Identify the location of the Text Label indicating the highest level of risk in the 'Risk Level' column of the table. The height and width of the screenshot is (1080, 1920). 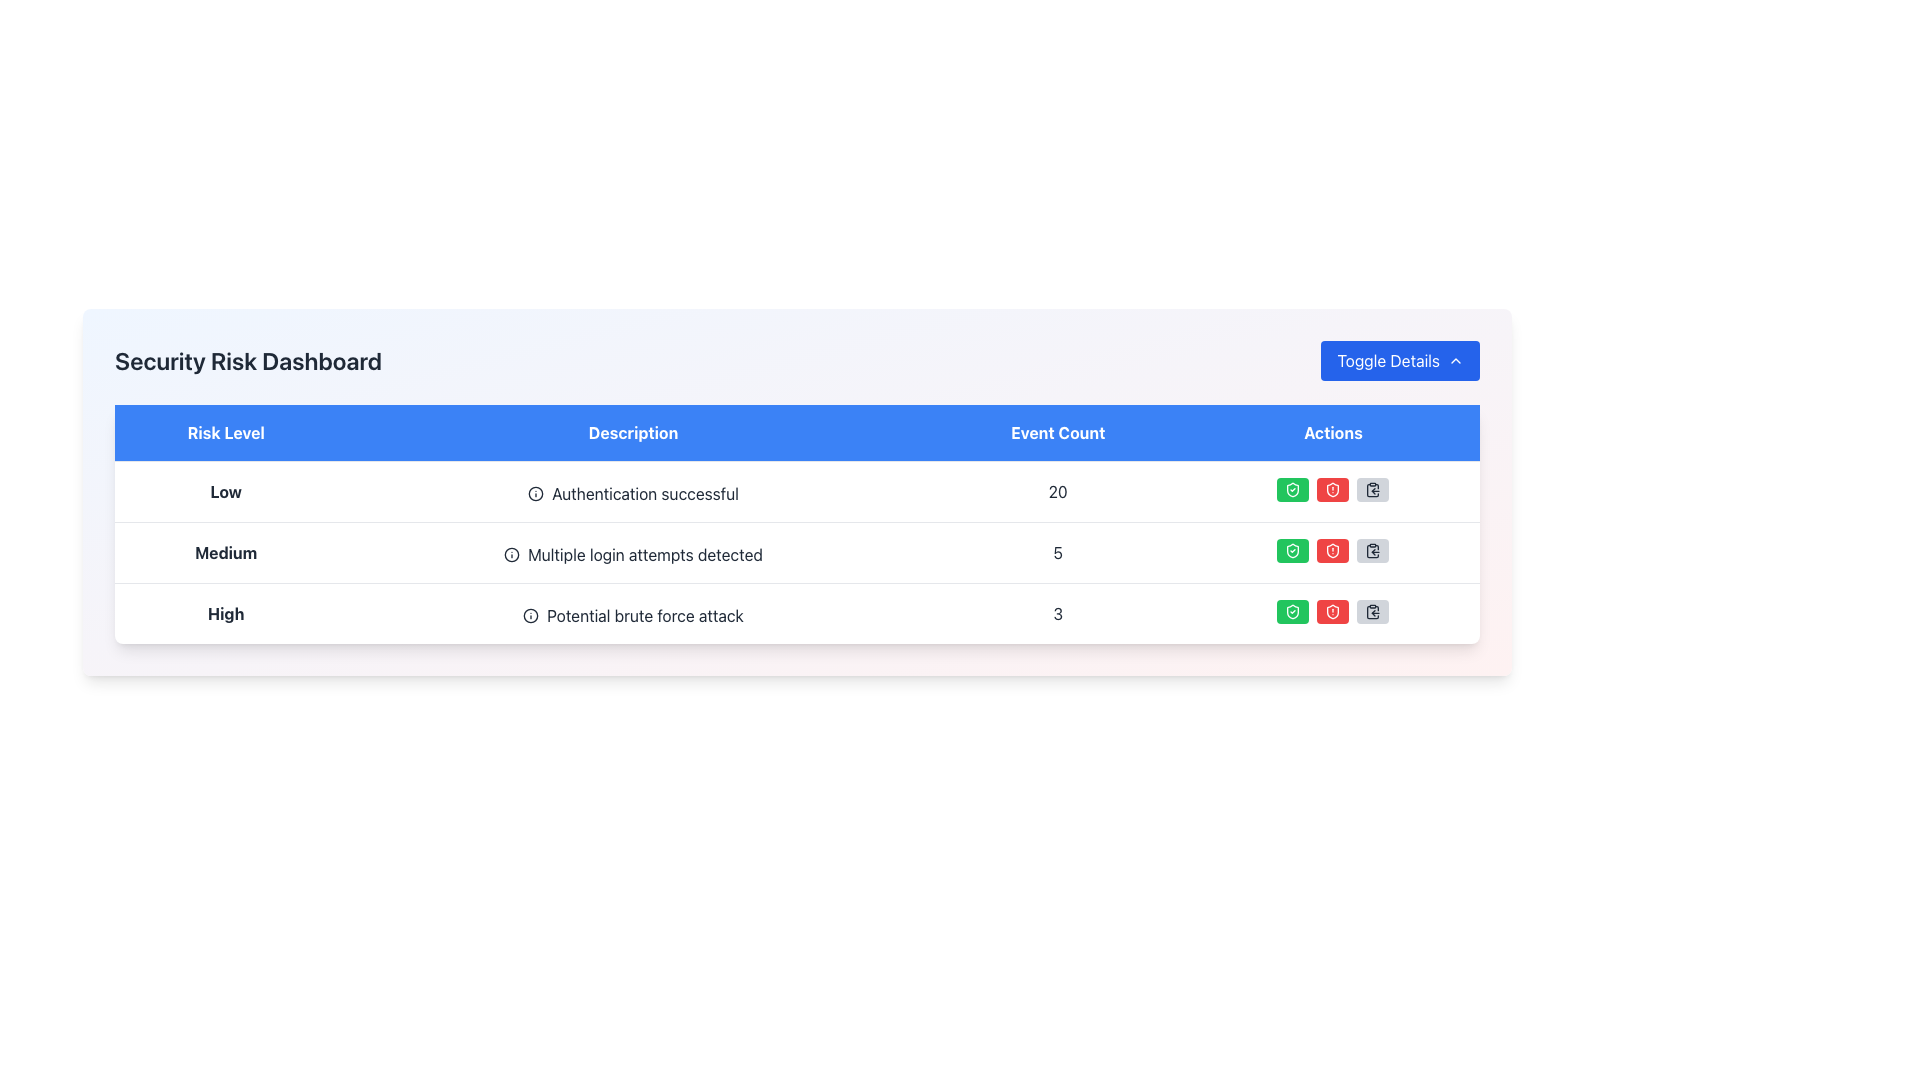
(226, 612).